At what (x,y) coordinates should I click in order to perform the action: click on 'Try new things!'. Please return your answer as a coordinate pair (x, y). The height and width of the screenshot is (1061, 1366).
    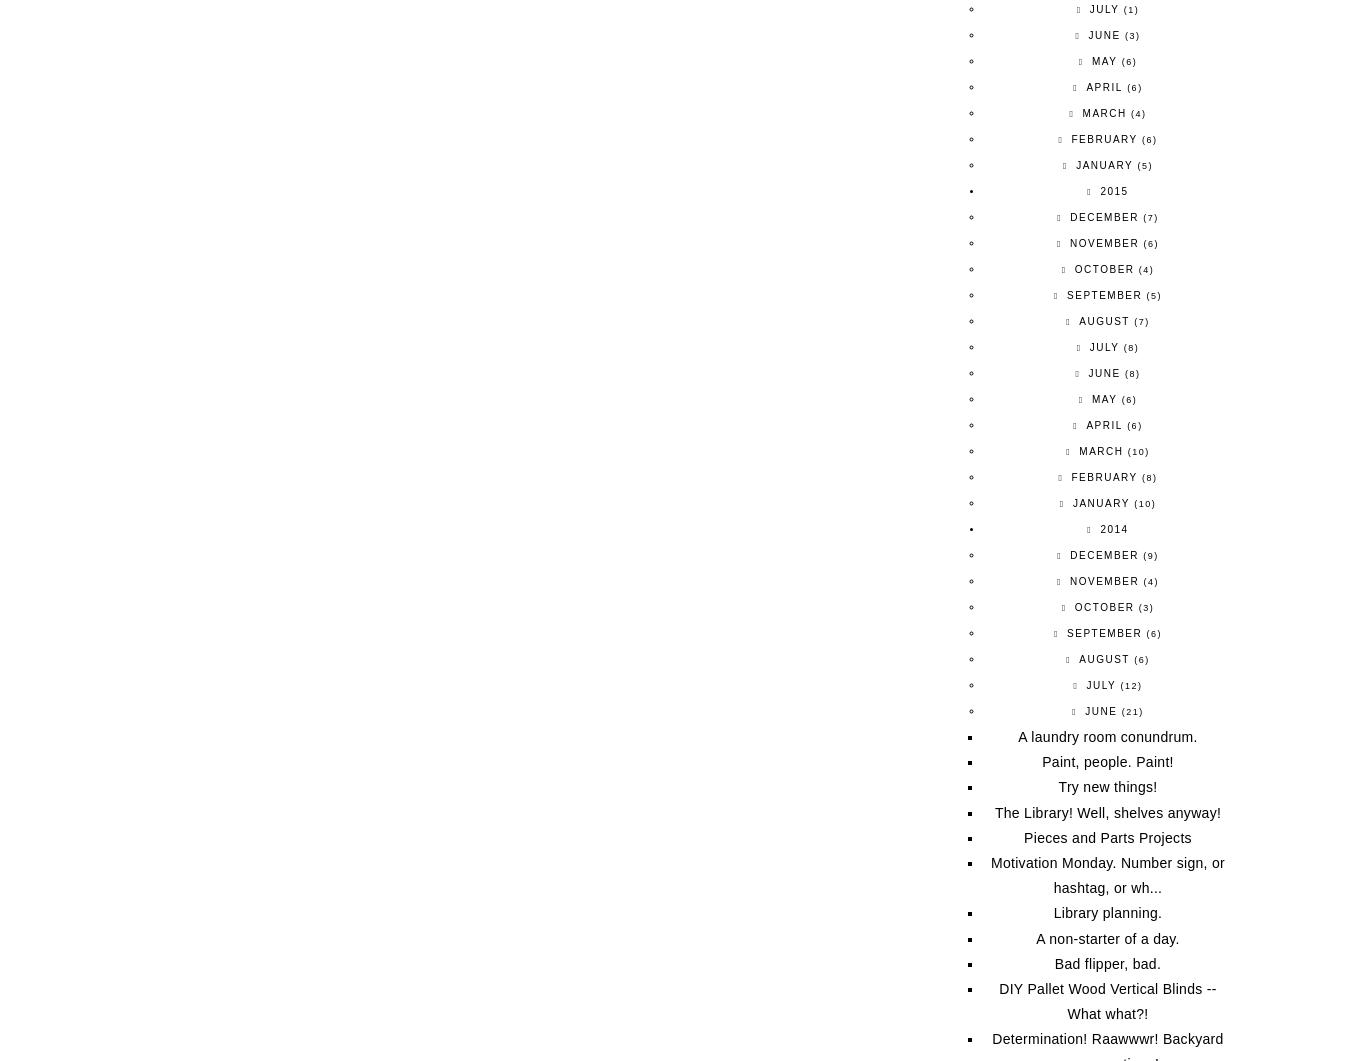
    Looking at the image, I should click on (1106, 787).